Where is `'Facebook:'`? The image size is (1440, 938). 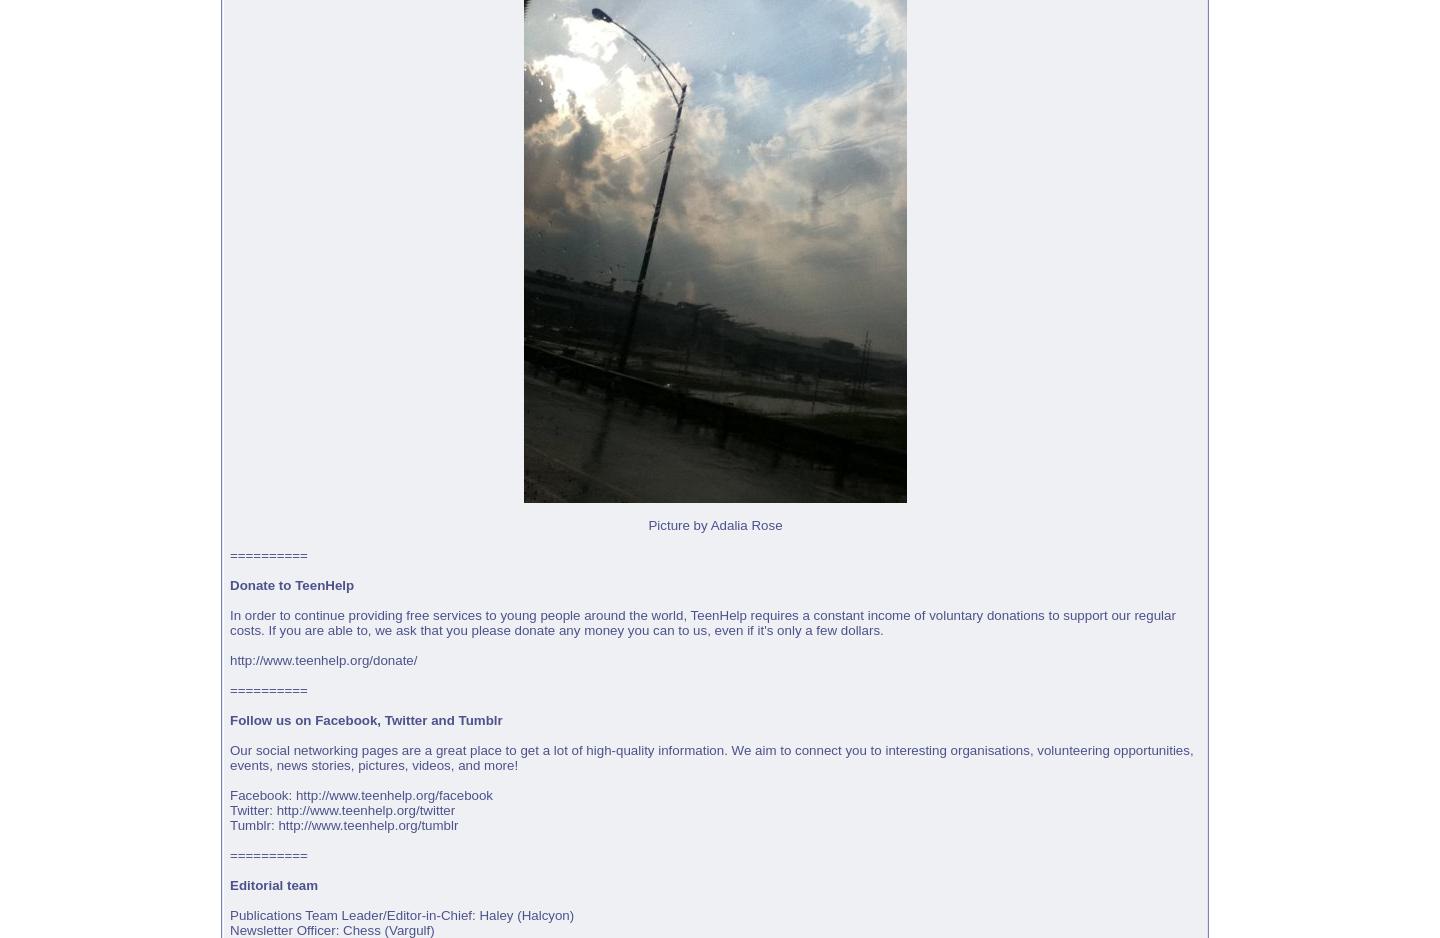
'Facebook:' is located at coordinates (229, 794).